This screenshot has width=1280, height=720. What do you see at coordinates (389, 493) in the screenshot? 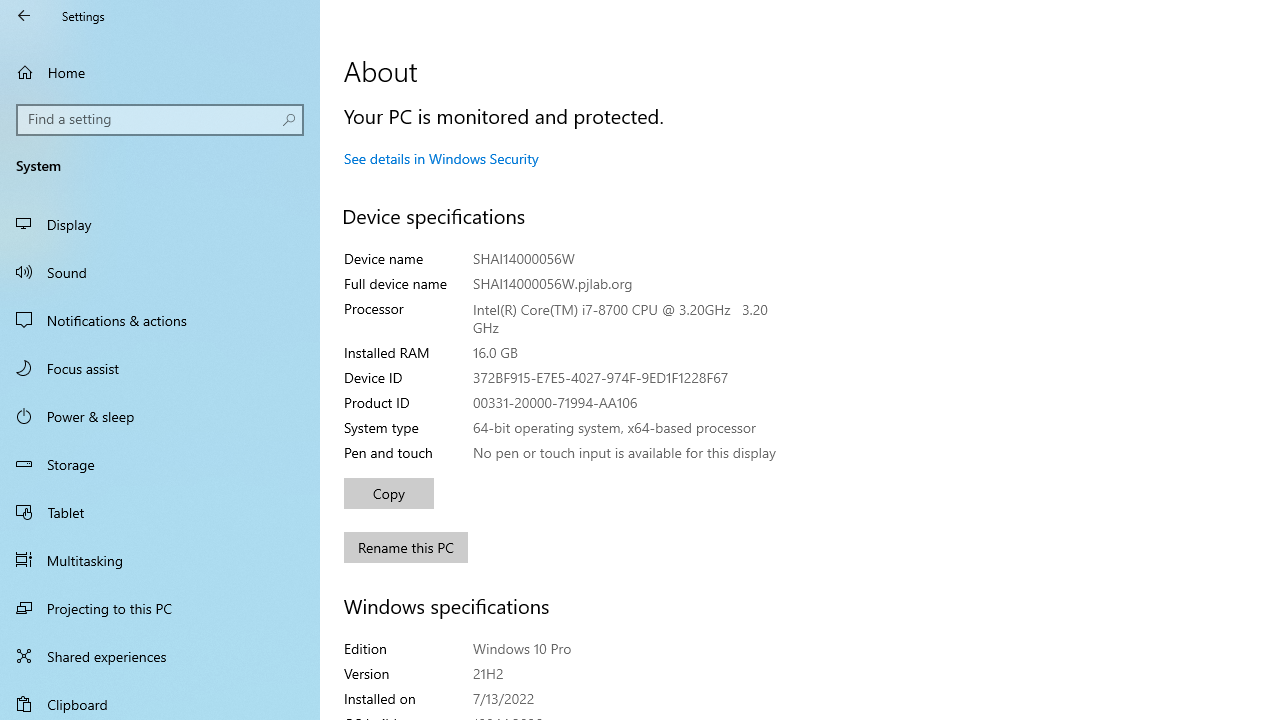
I see `'Copy'` at bounding box center [389, 493].